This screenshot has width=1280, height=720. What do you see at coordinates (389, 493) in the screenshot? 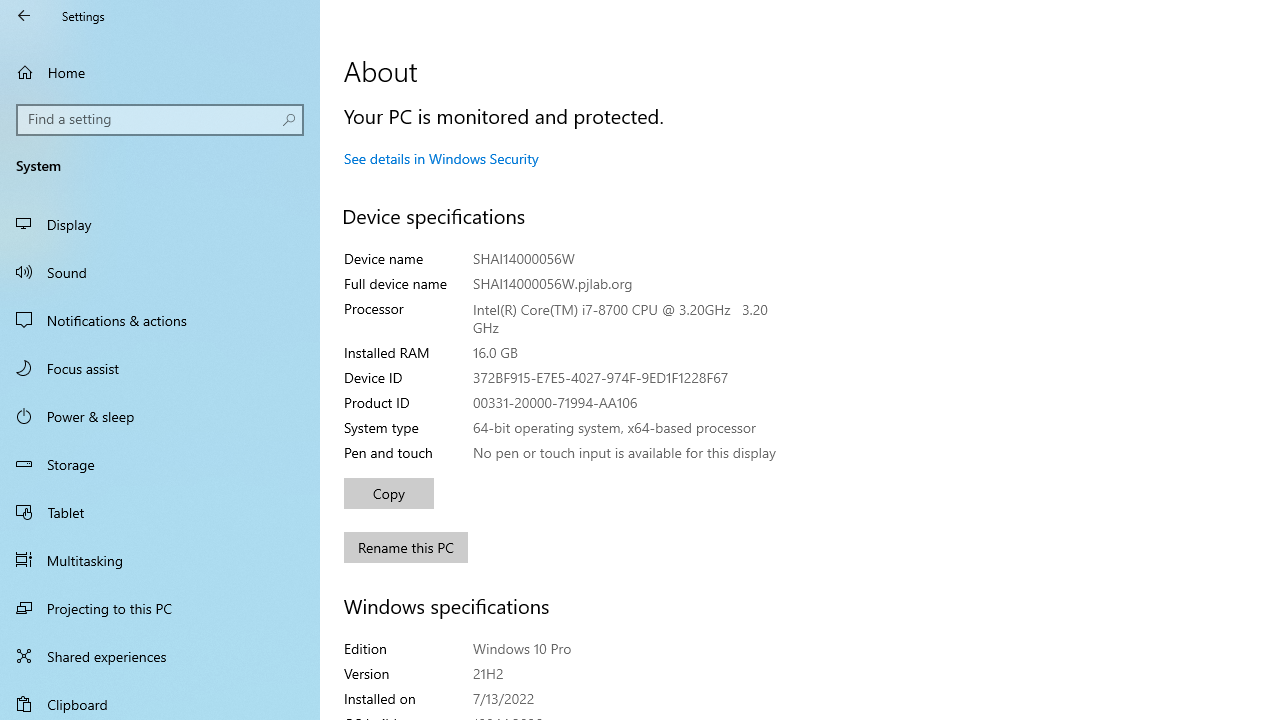
I see `'Copy'` at bounding box center [389, 493].